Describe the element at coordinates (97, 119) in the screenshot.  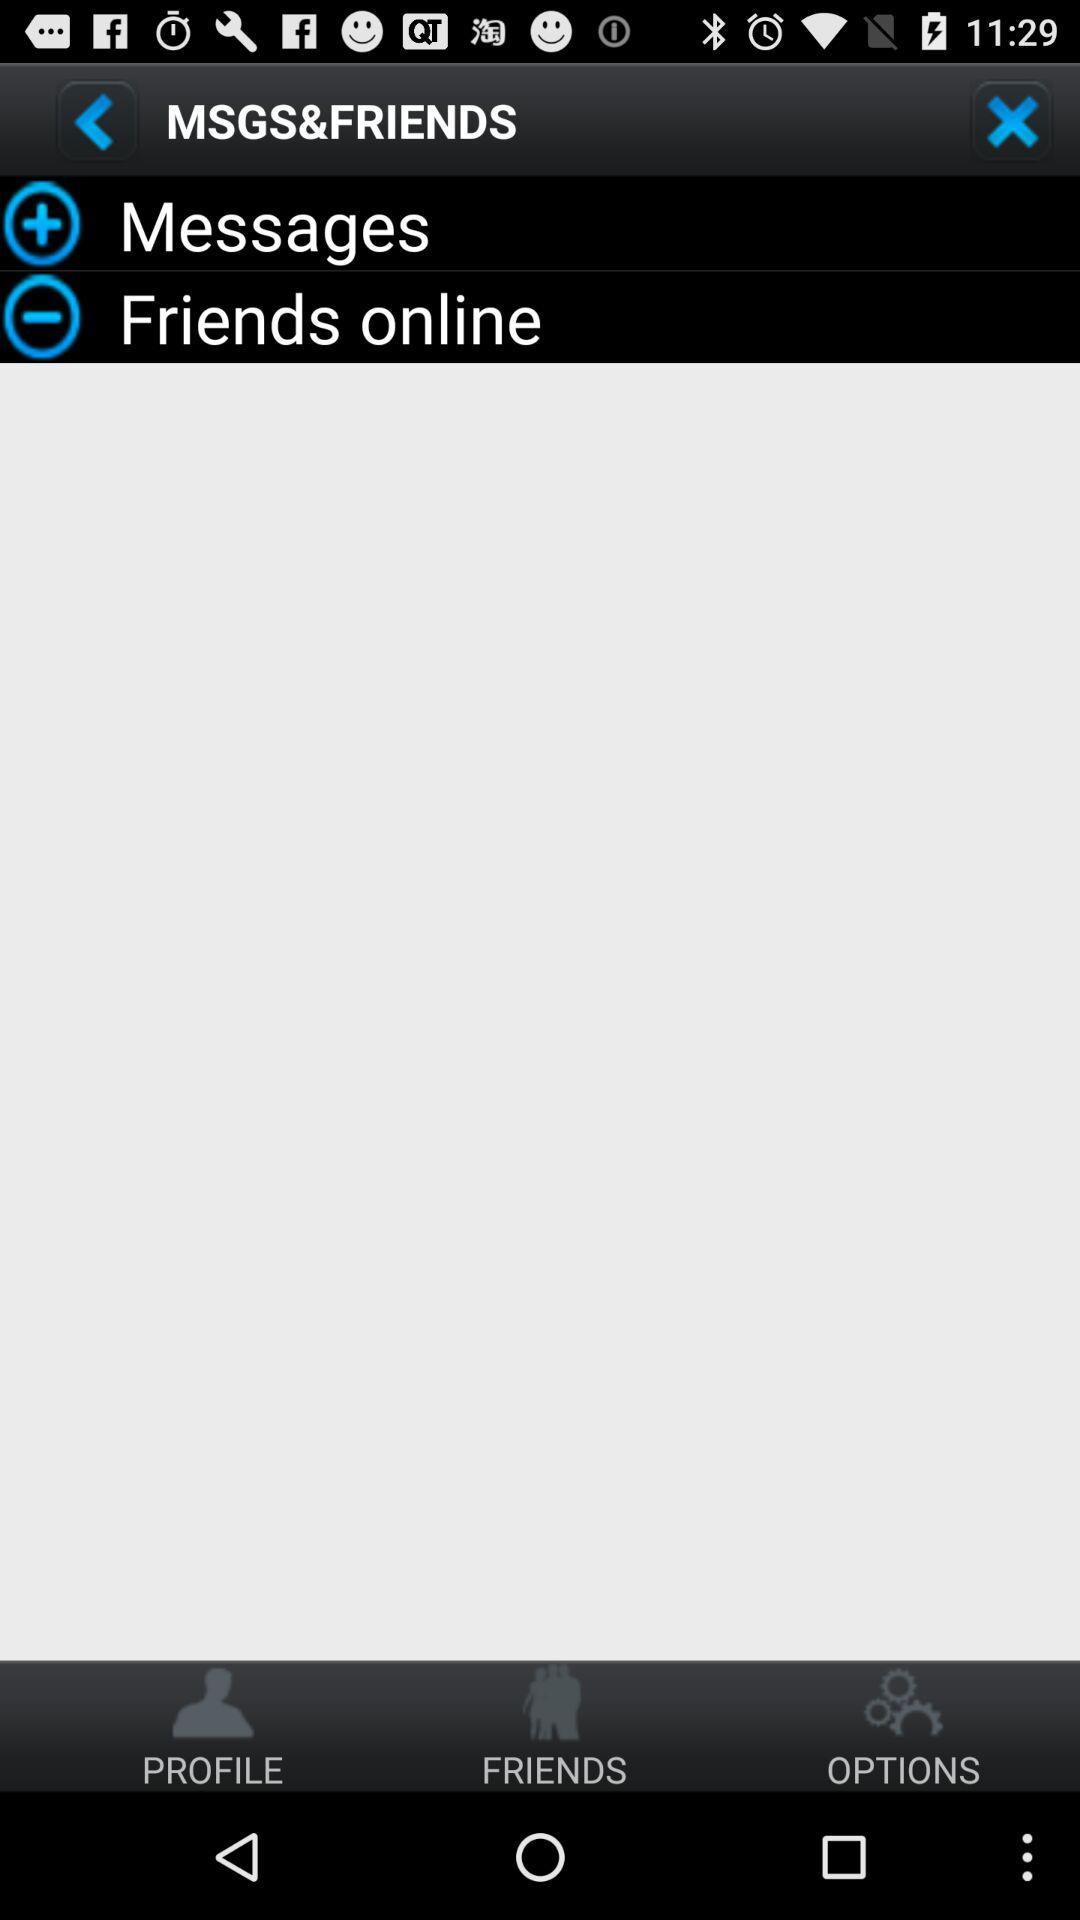
I see `go back` at that location.